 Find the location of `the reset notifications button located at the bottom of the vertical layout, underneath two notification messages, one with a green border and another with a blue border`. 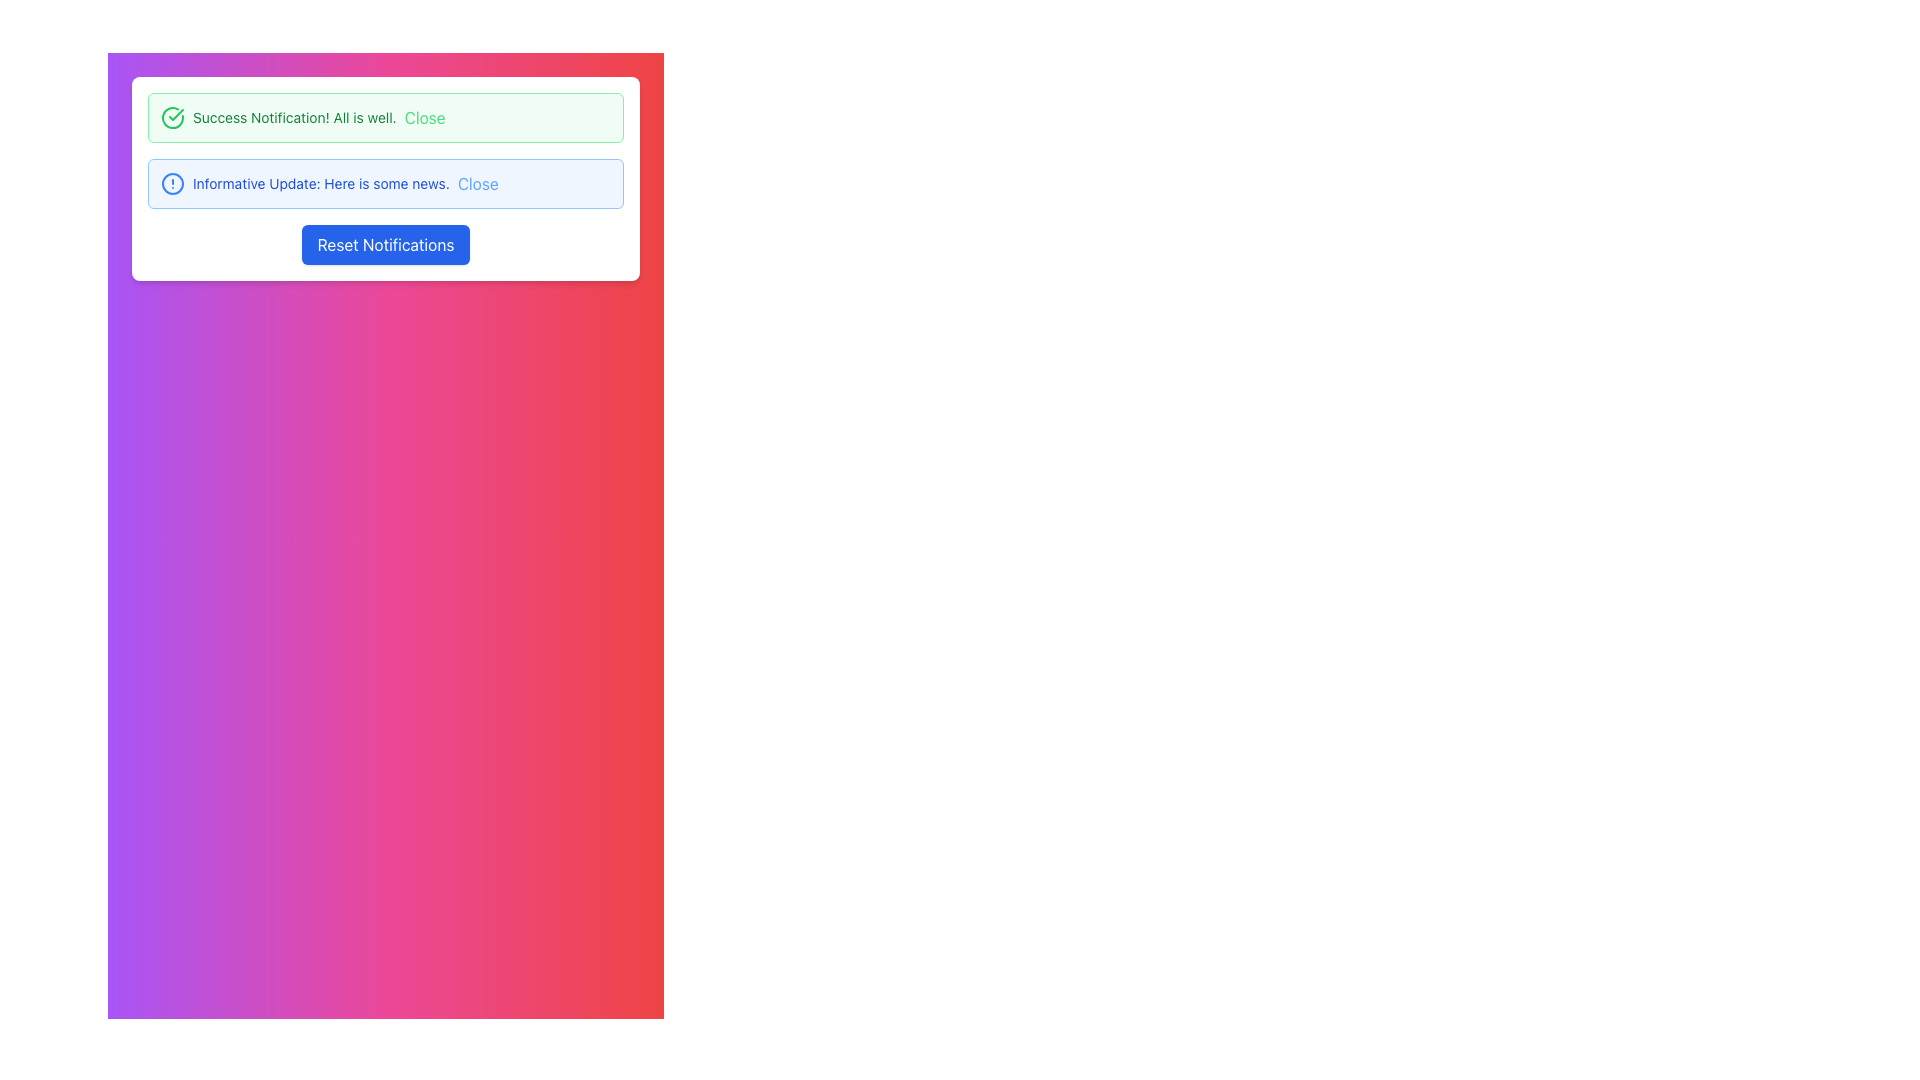

the reset notifications button located at the bottom of the vertical layout, underneath two notification messages, one with a green border and another with a blue border is located at coordinates (385, 244).